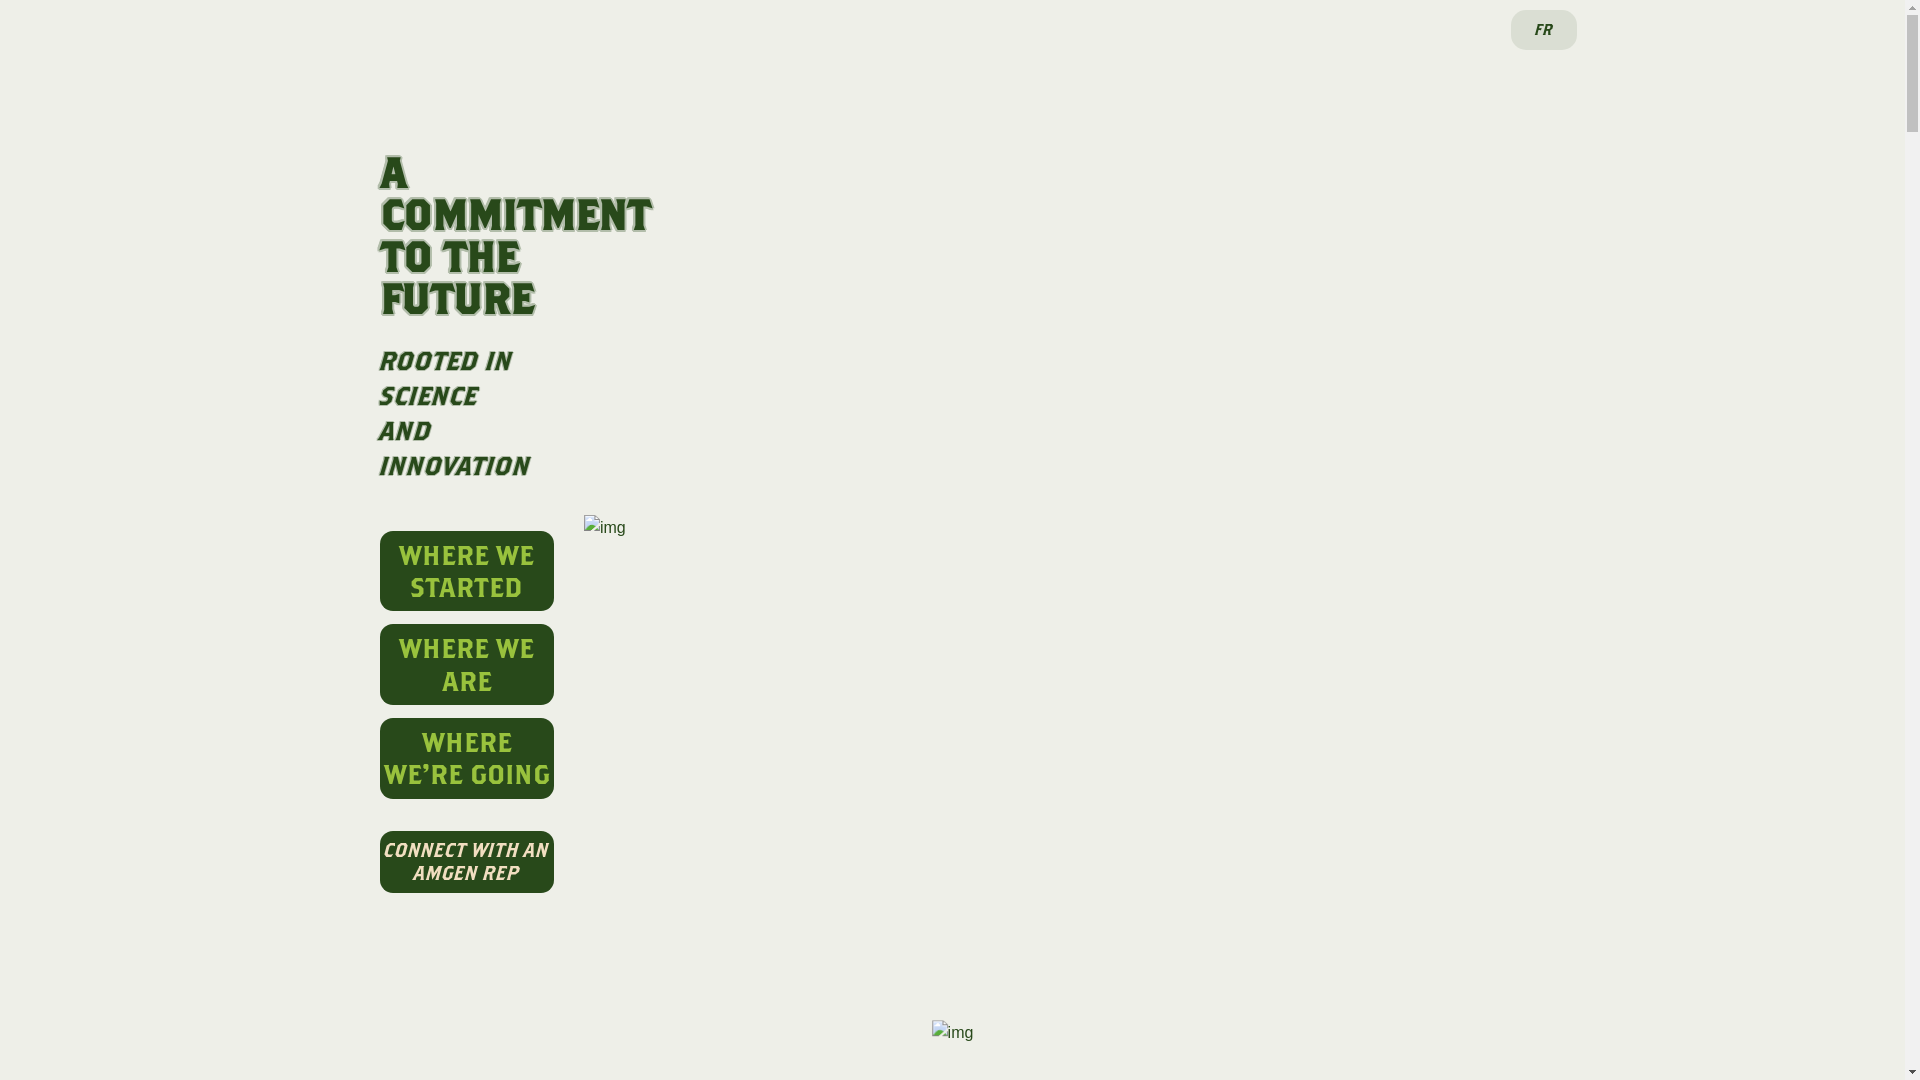 The width and height of the screenshot is (1920, 1080). Describe the element at coordinates (379, 571) in the screenshot. I see `'WHERE WE STARTED'` at that location.